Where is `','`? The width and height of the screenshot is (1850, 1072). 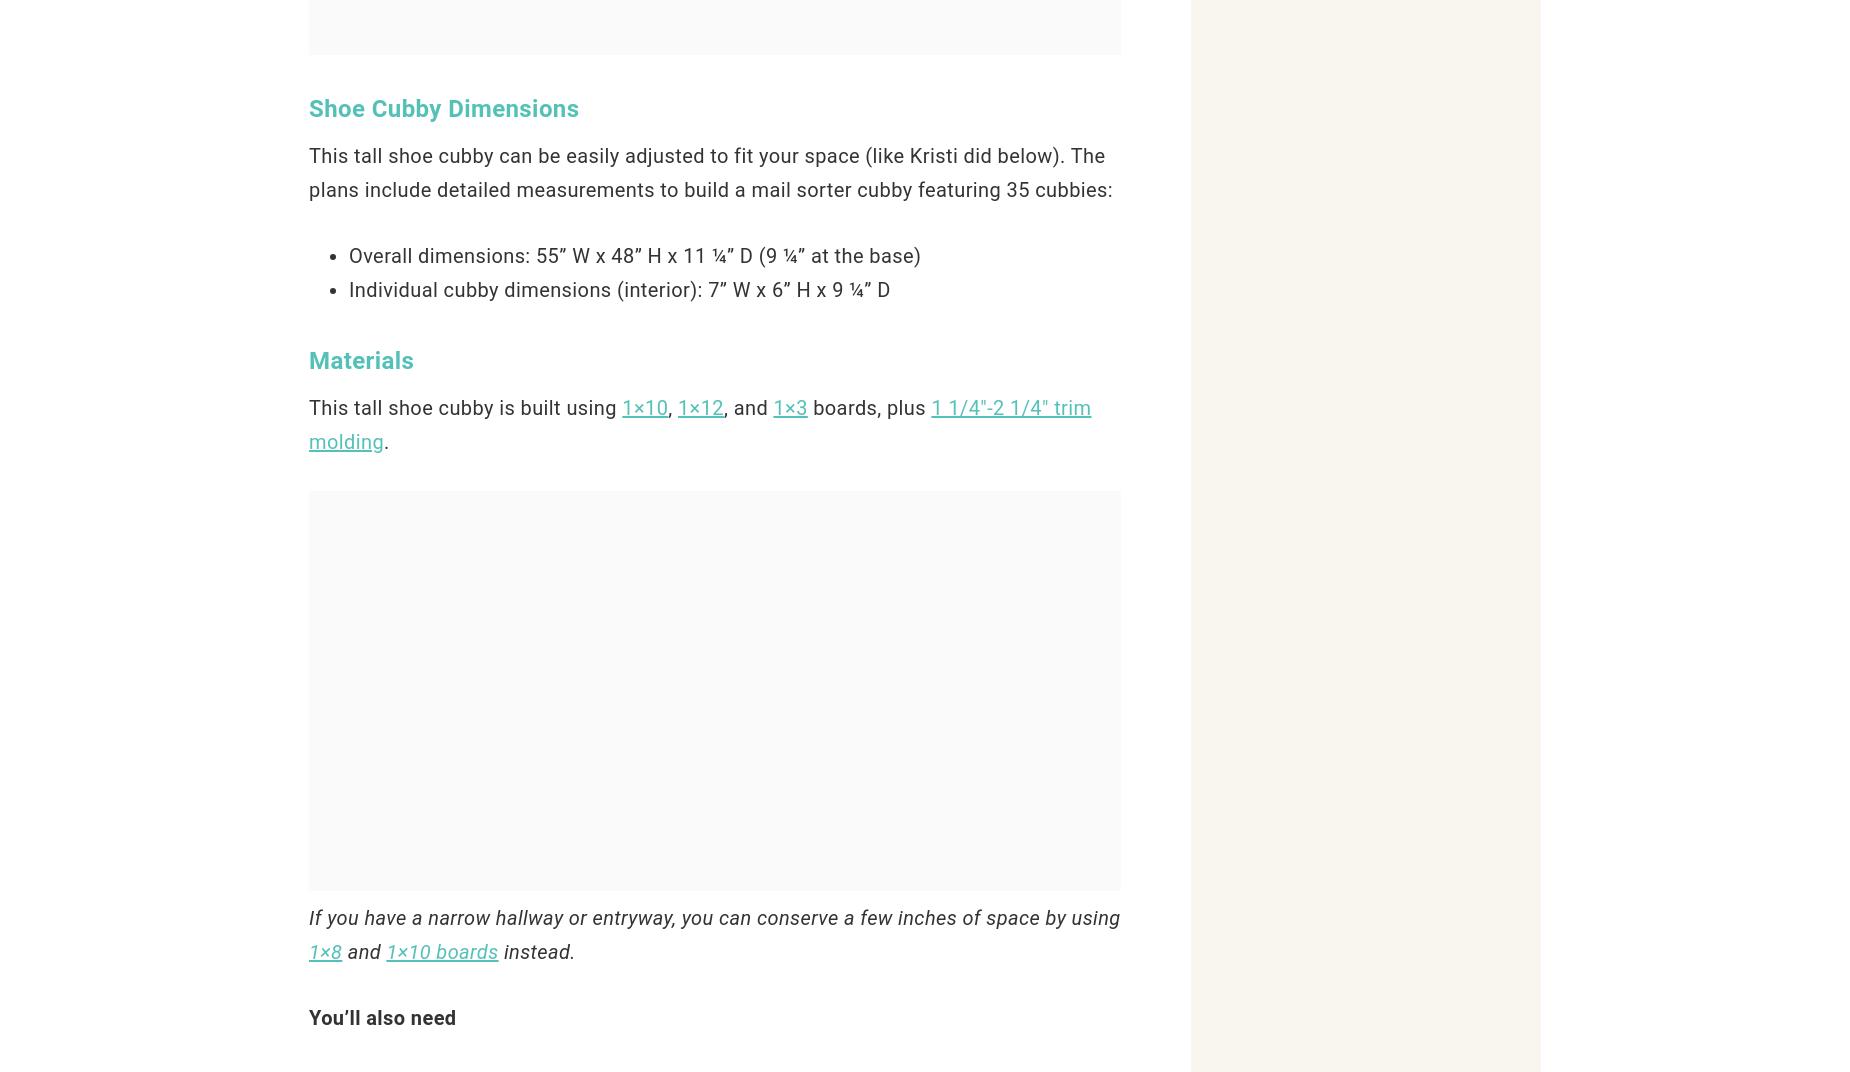 ',' is located at coordinates (672, 407).